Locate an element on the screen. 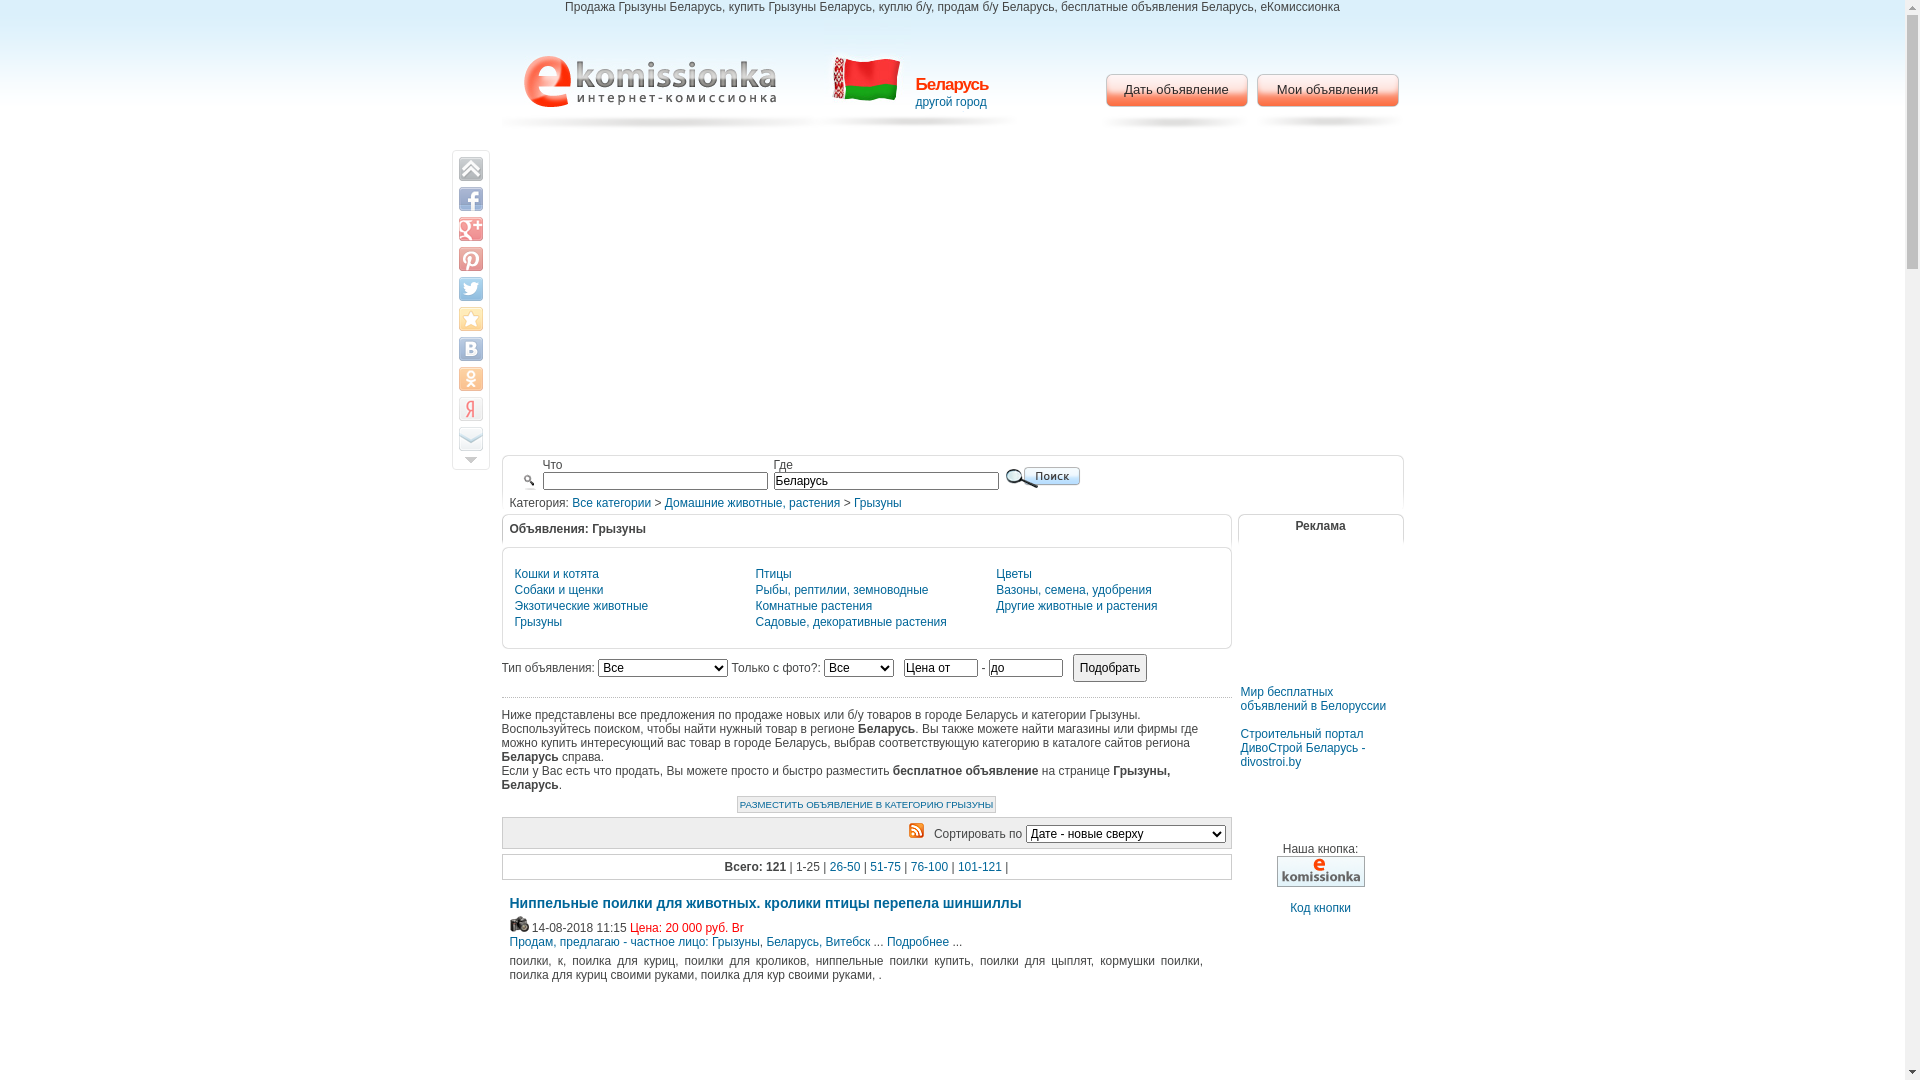  '76-100' is located at coordinates (928, 866).